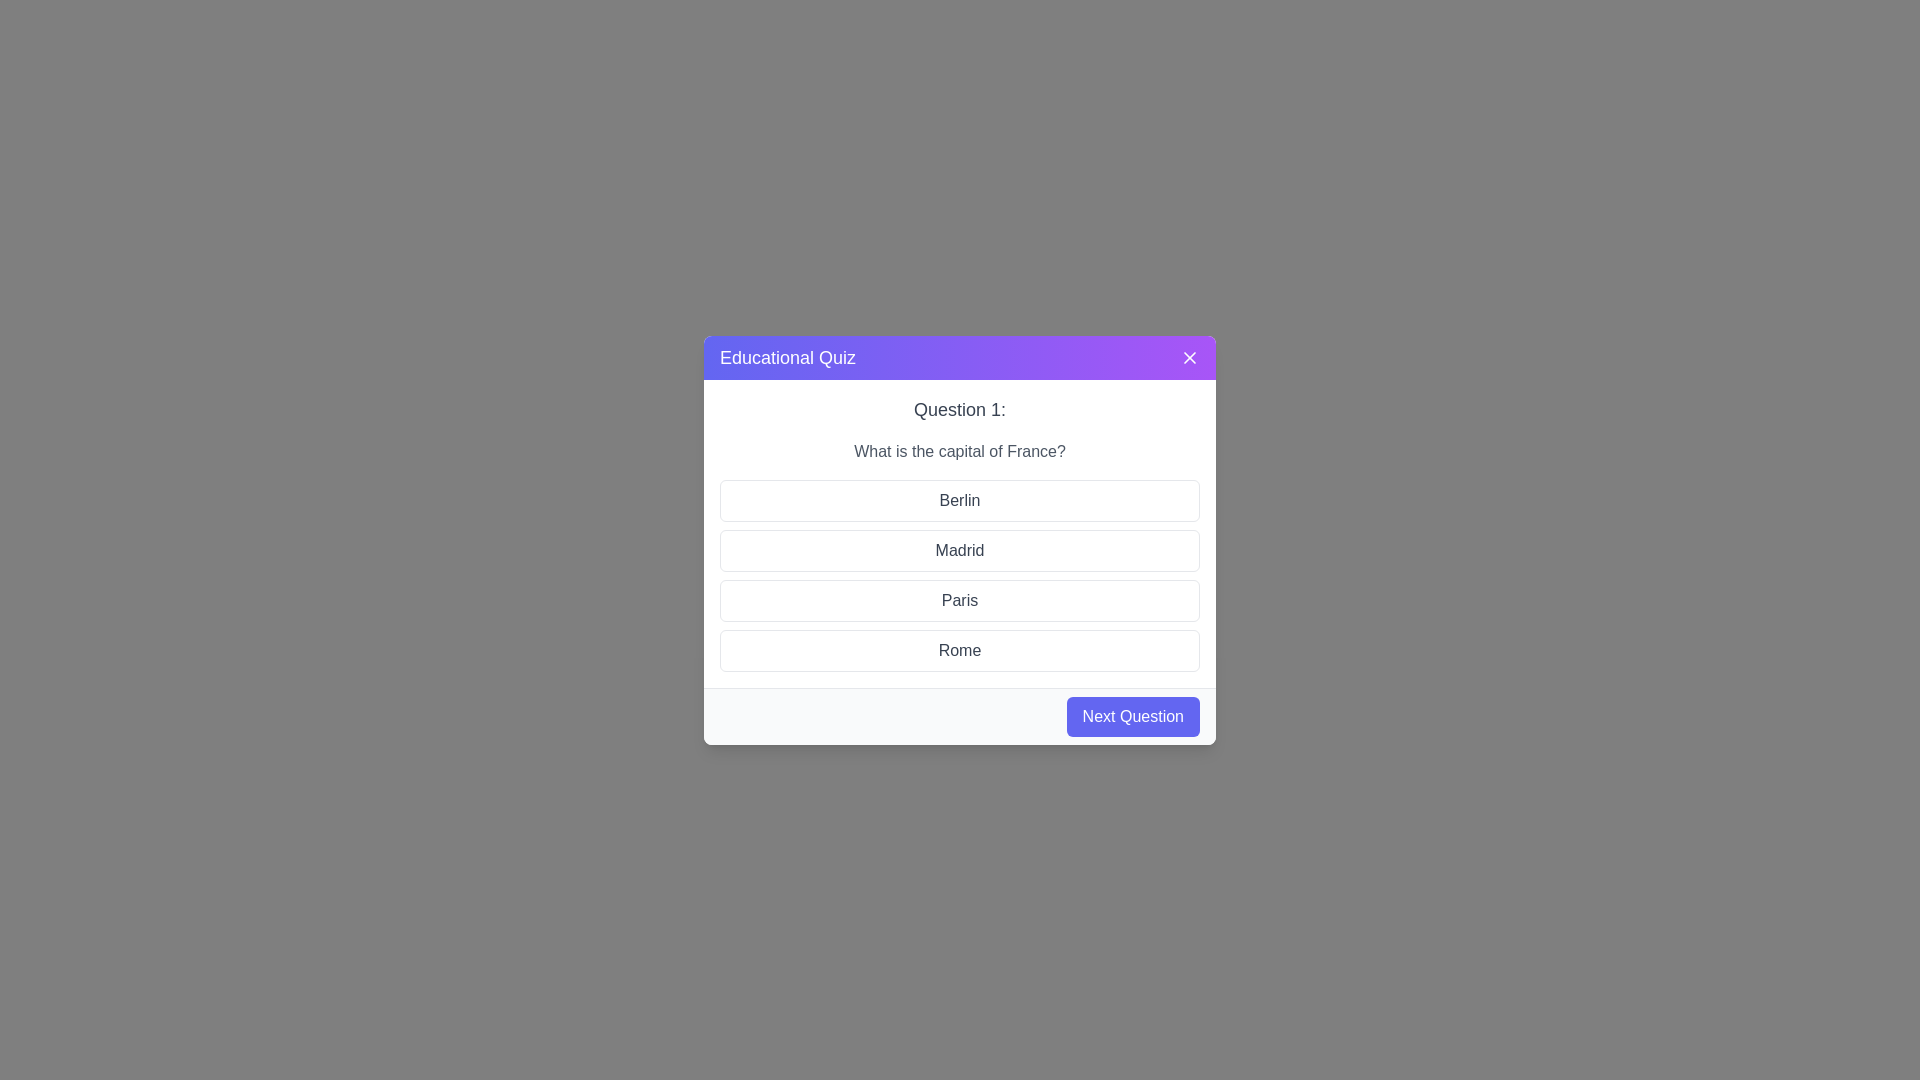  I want to click on the 'Berlin' button, which is the first option in the modal dialog titled 'Educational Quiz', so click(960, 499).